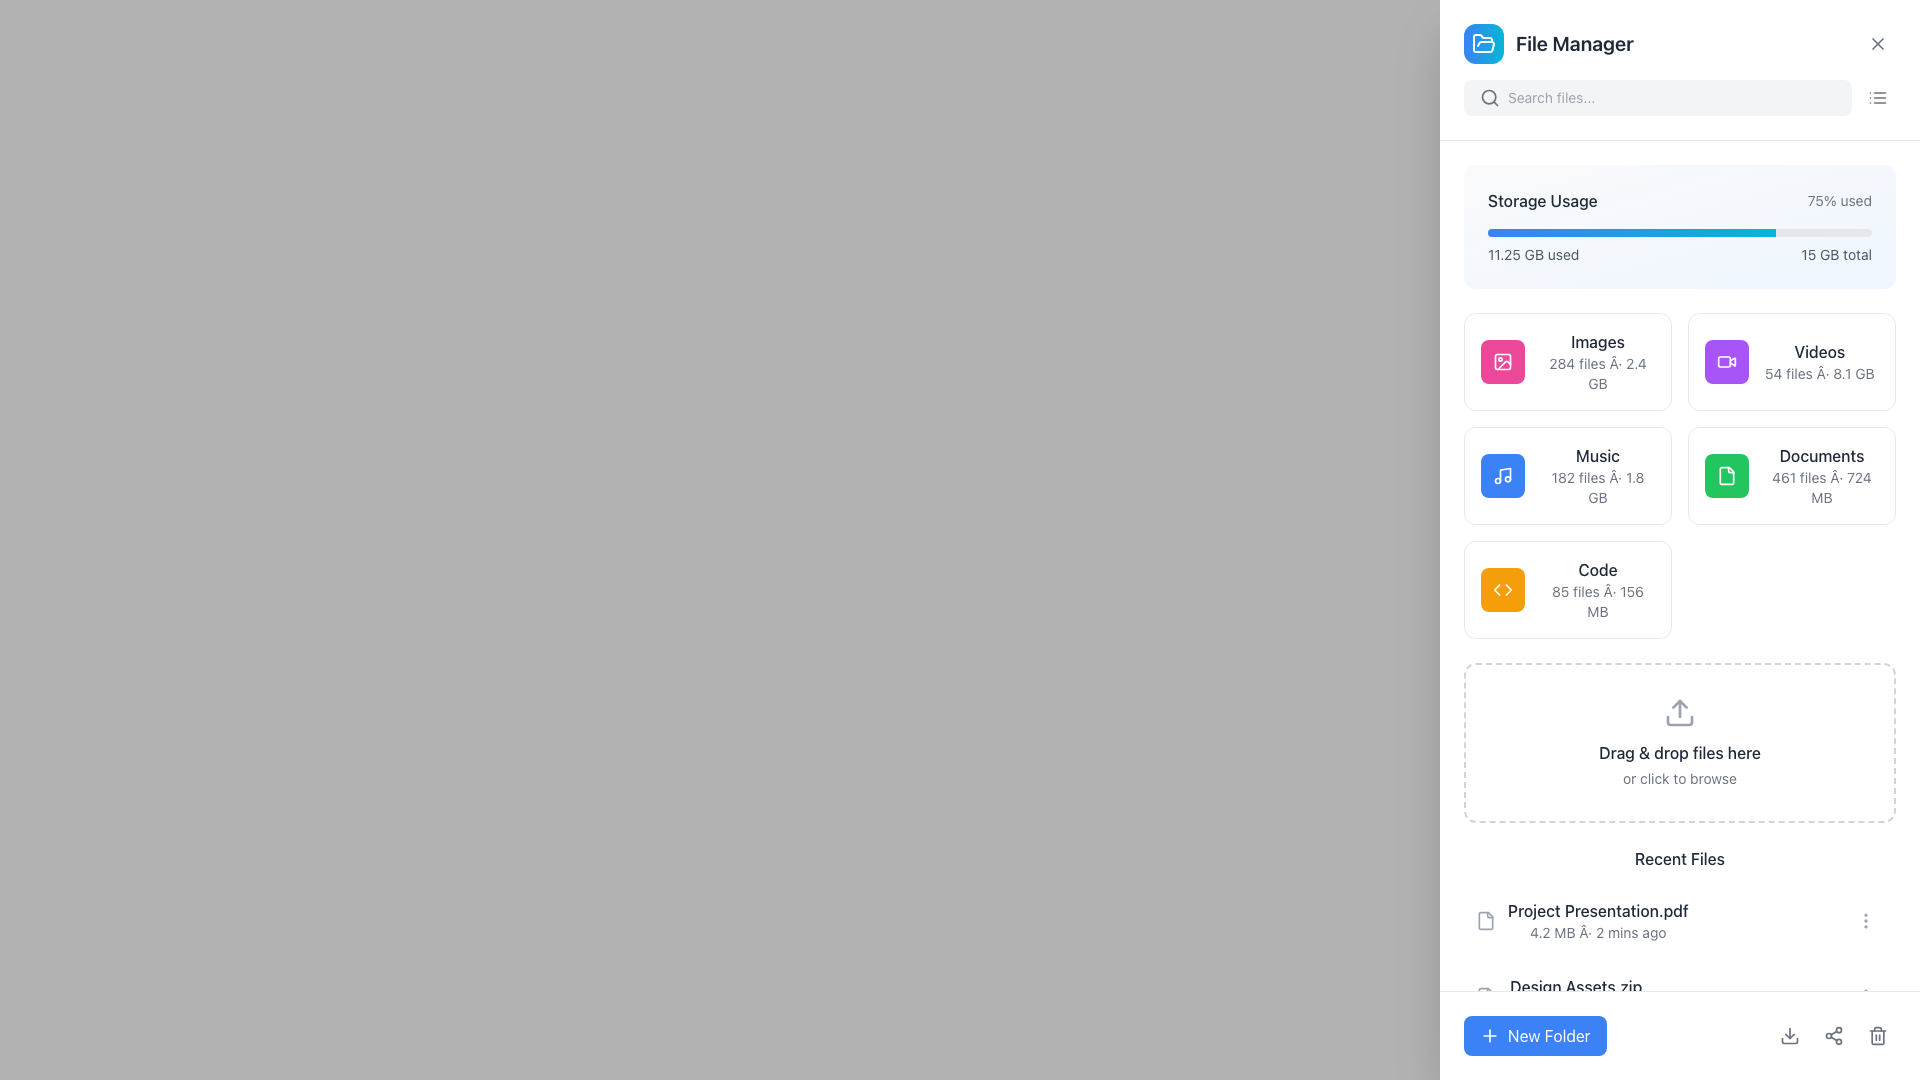  I want to click on the center icon button in the horizontal cluster of three icon buttons located at the bottom-right section of the interface, so click(1833, 1035).